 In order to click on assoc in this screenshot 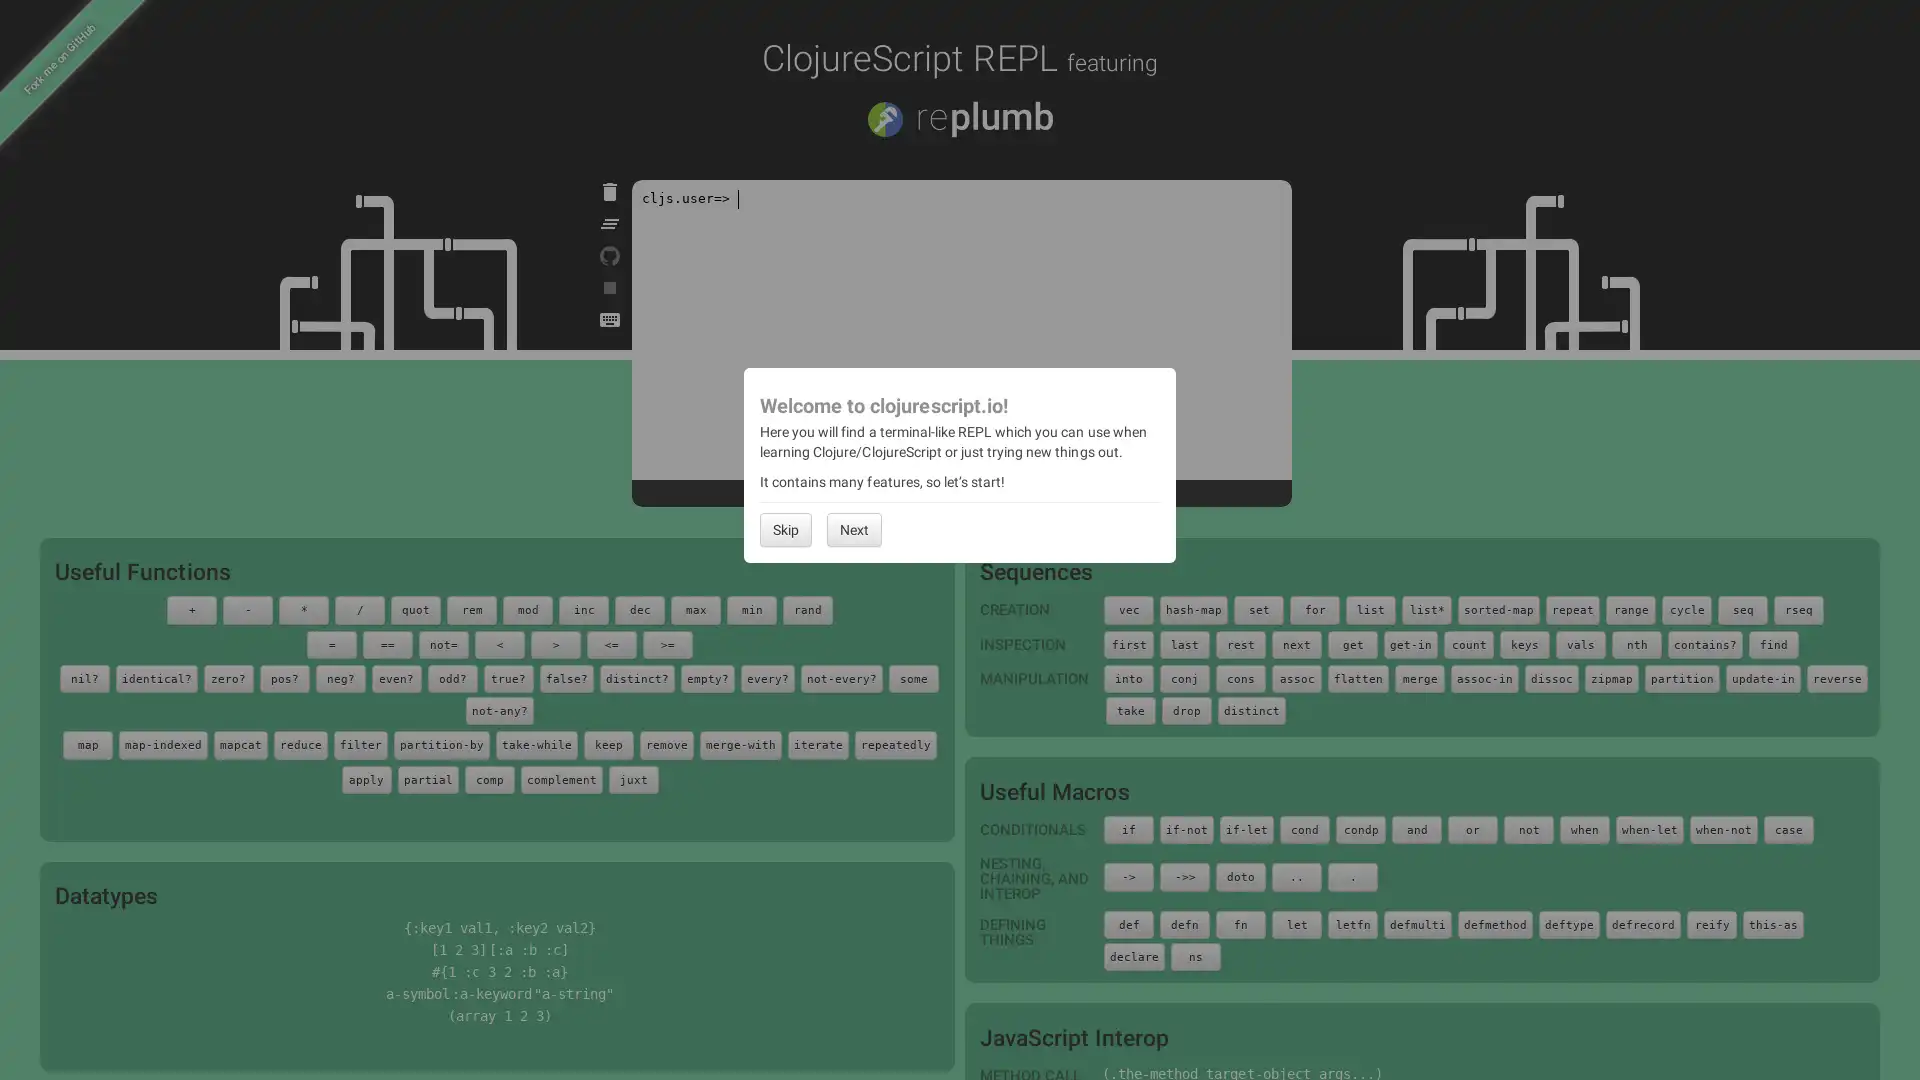, I will do `click(1296, 677)`.